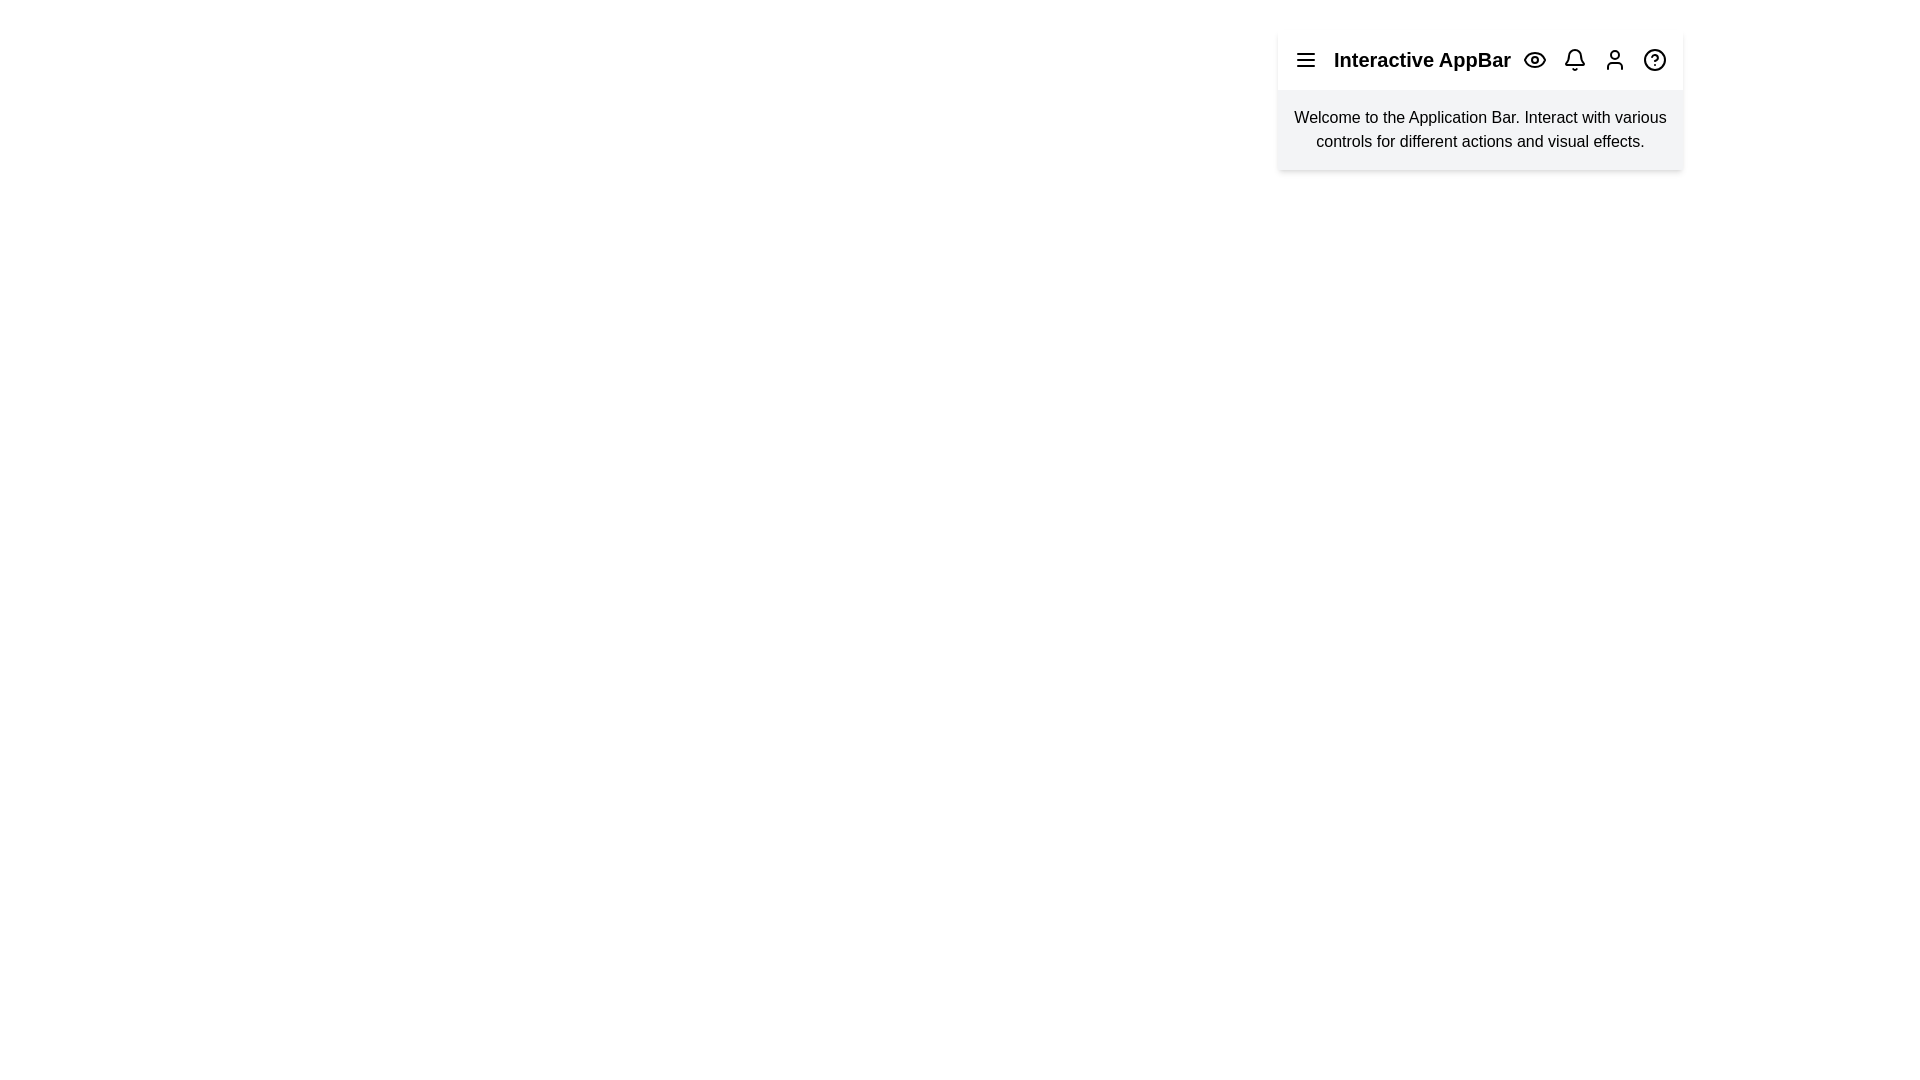  I want to click on the user profile icon to access the user menu, so click(1614, 59).